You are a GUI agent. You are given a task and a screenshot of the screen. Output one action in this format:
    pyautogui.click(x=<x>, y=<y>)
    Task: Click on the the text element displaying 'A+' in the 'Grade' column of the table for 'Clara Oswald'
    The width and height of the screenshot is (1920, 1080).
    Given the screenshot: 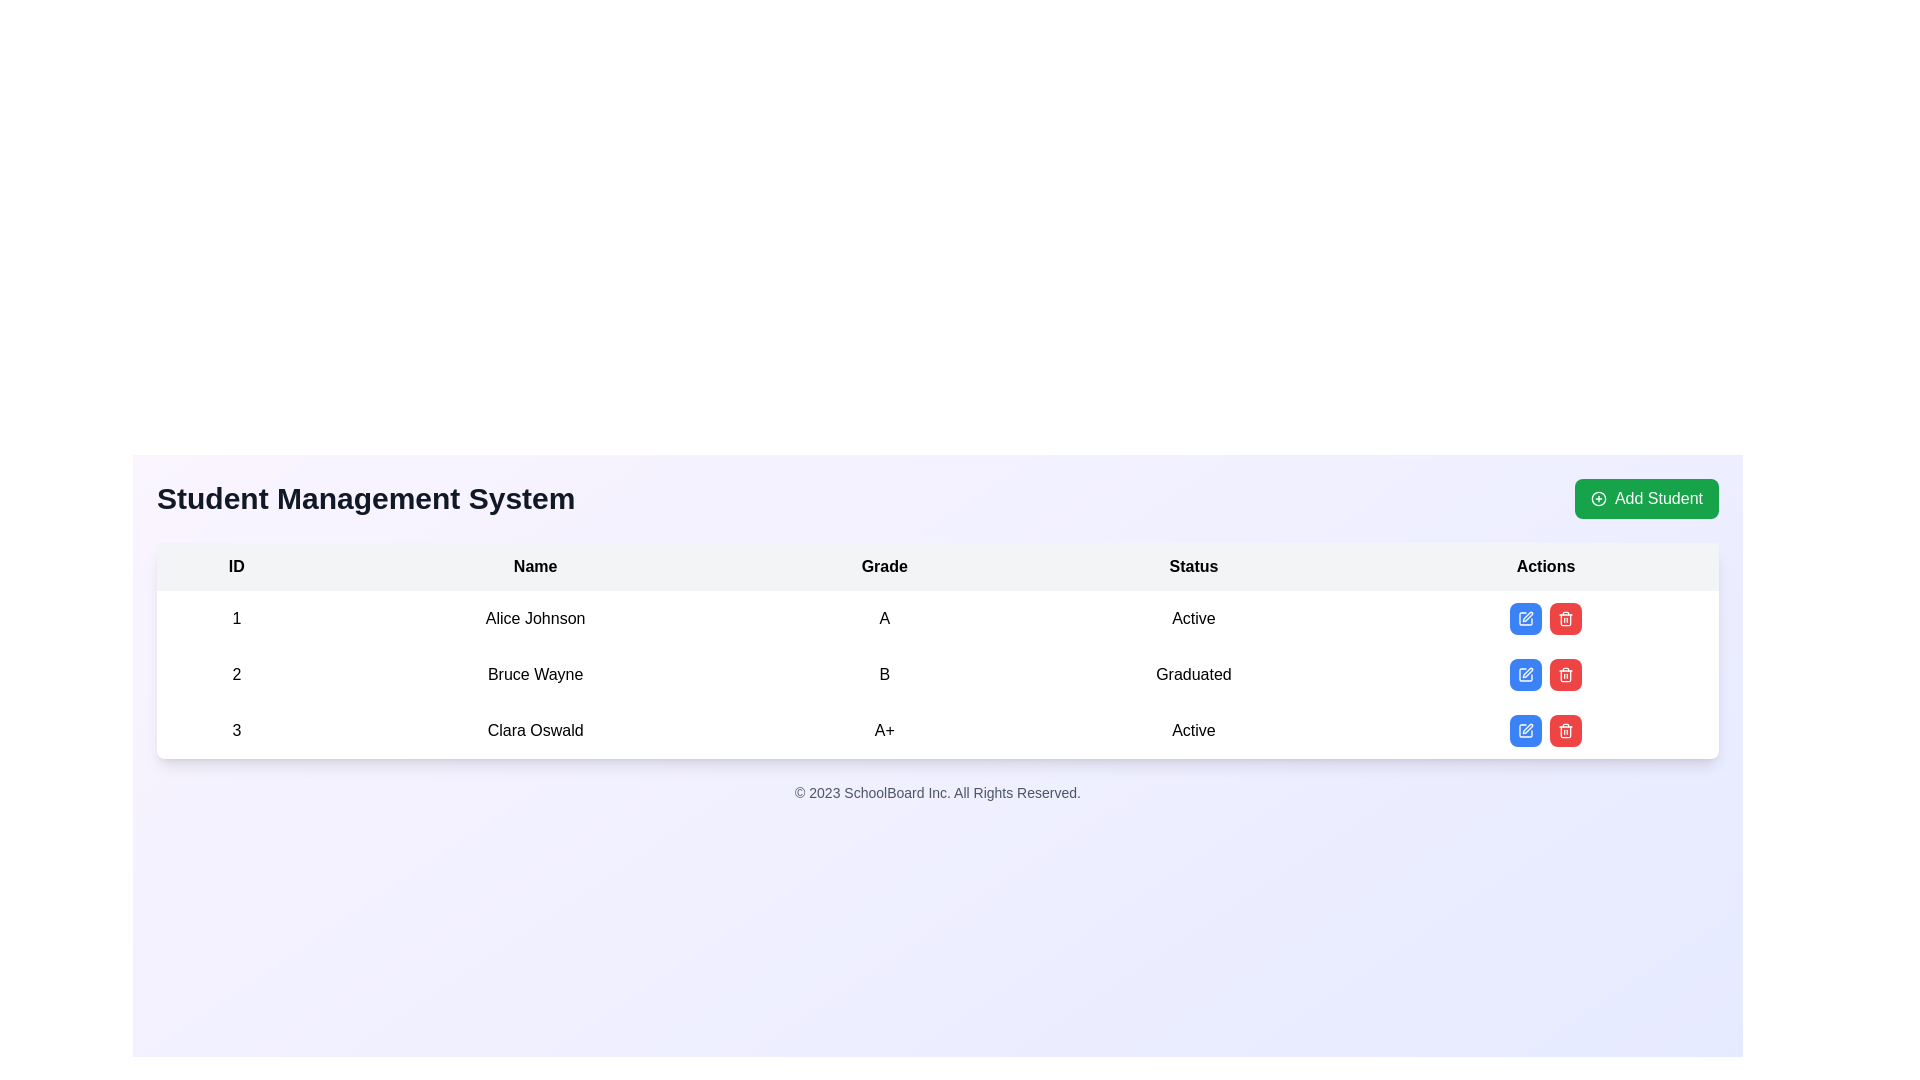 What is the action you would take?
    pyautogui.click(x=883, y=731)
    